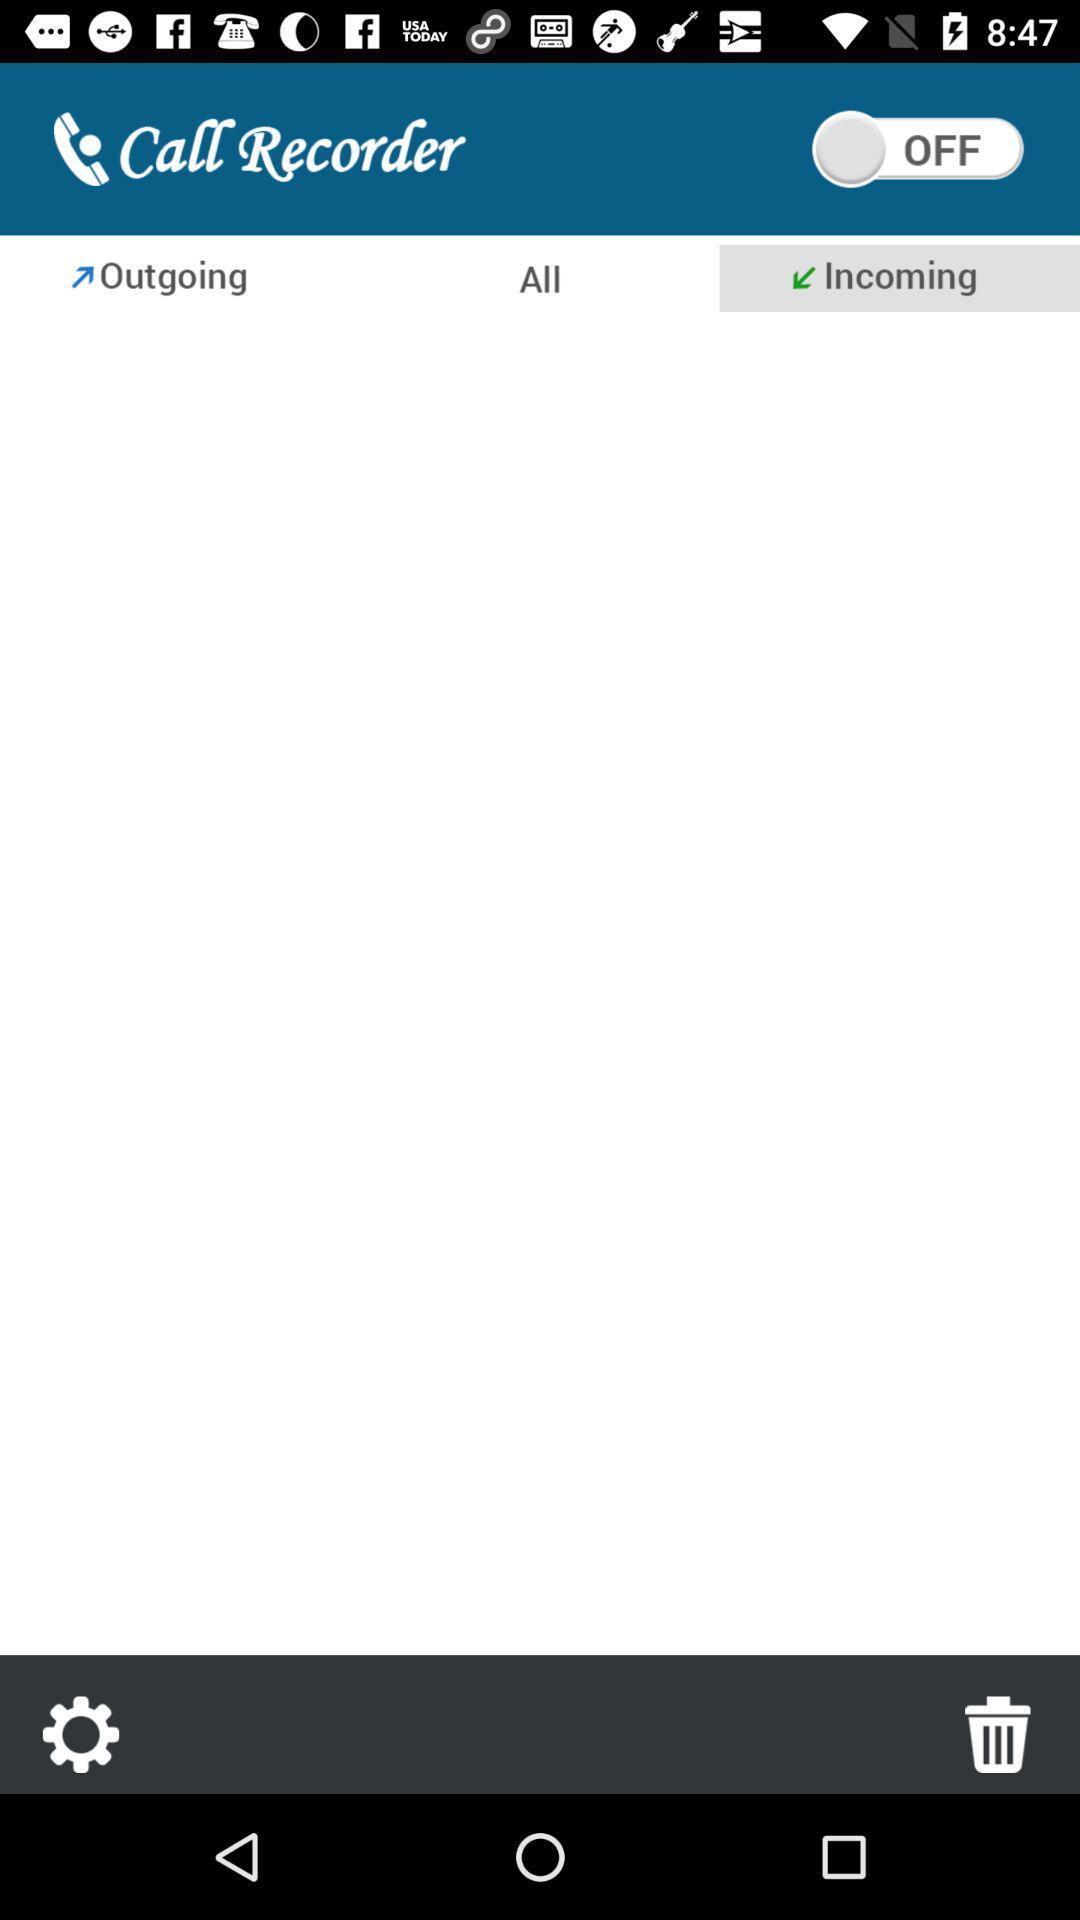 This screenshot has width=1080, height=1920. What do you see at coordinates (898, 277) in the screenshot?
I see `incoming buttton` at bounding box center [898, 277].